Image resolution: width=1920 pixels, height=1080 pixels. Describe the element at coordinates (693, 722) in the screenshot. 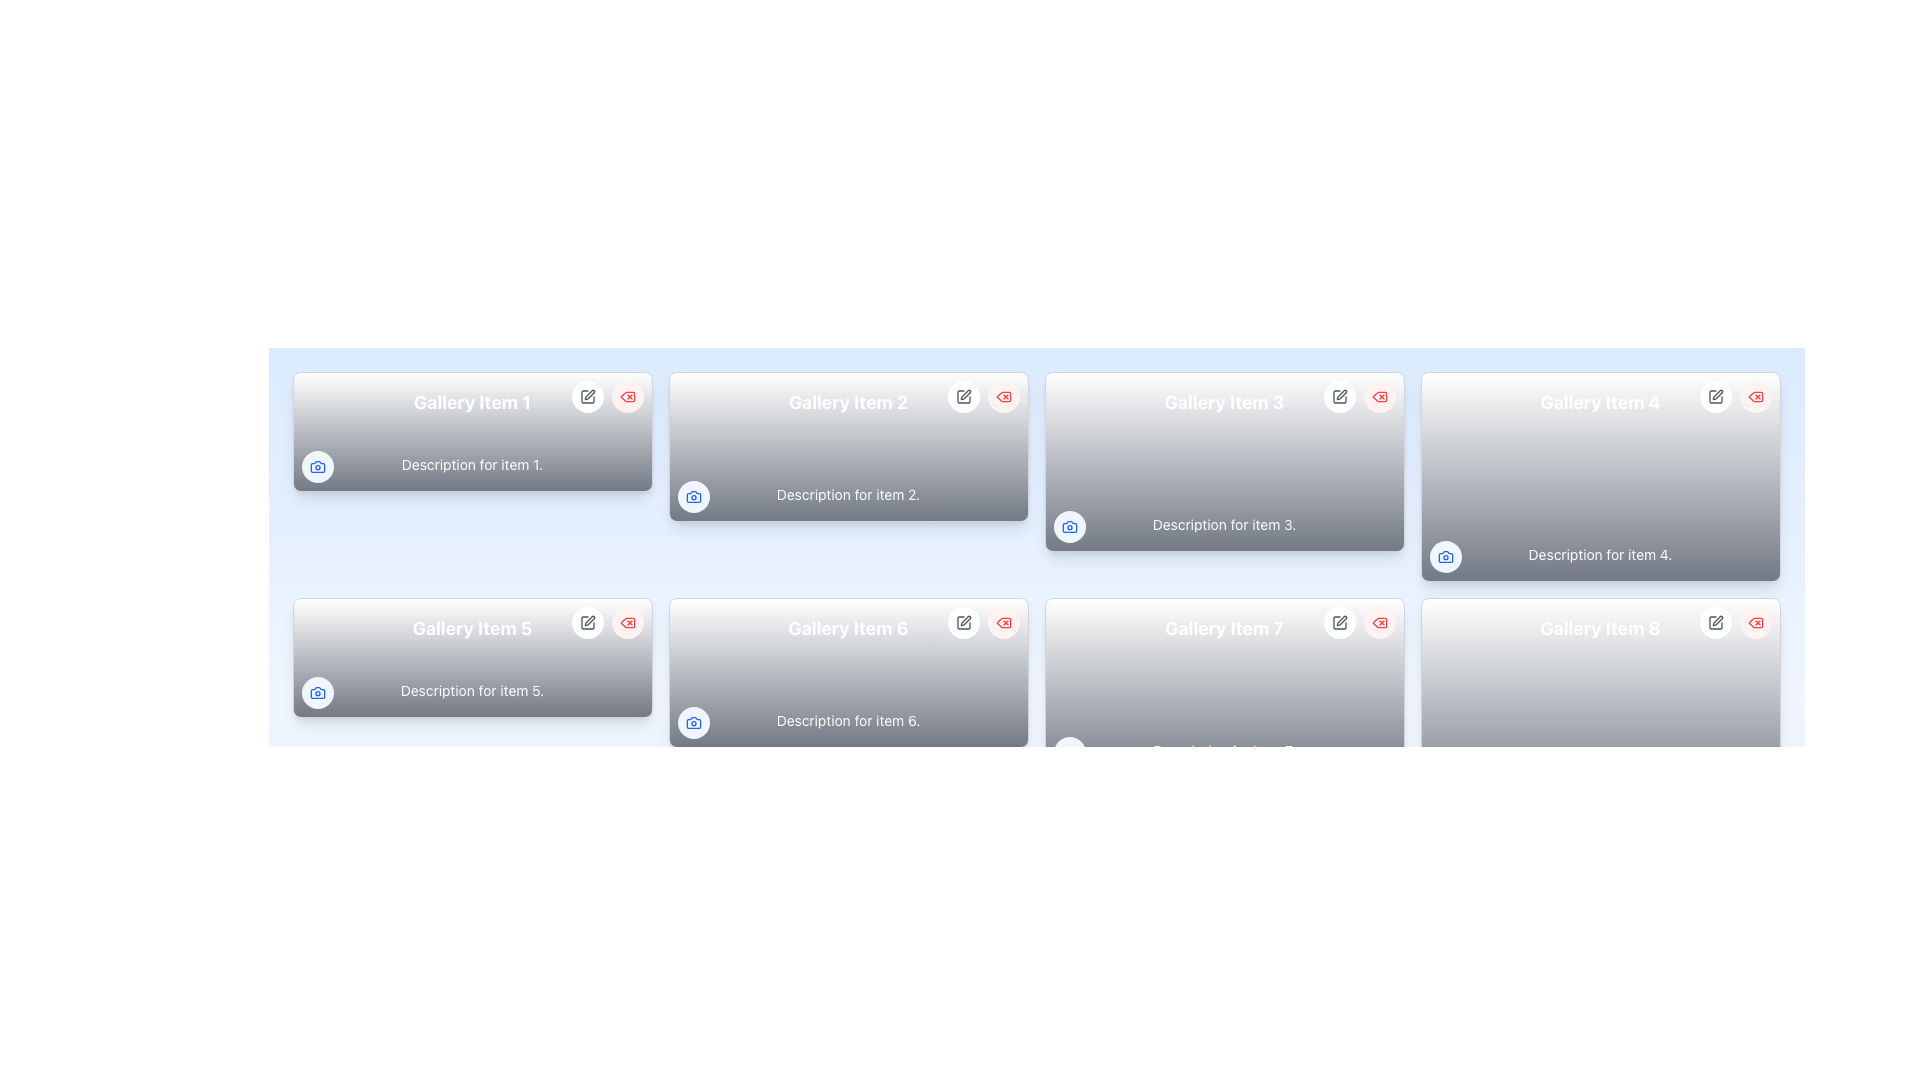

I see `the icon in the left-bottom corner of 'Gallery Item 6'` at that location.